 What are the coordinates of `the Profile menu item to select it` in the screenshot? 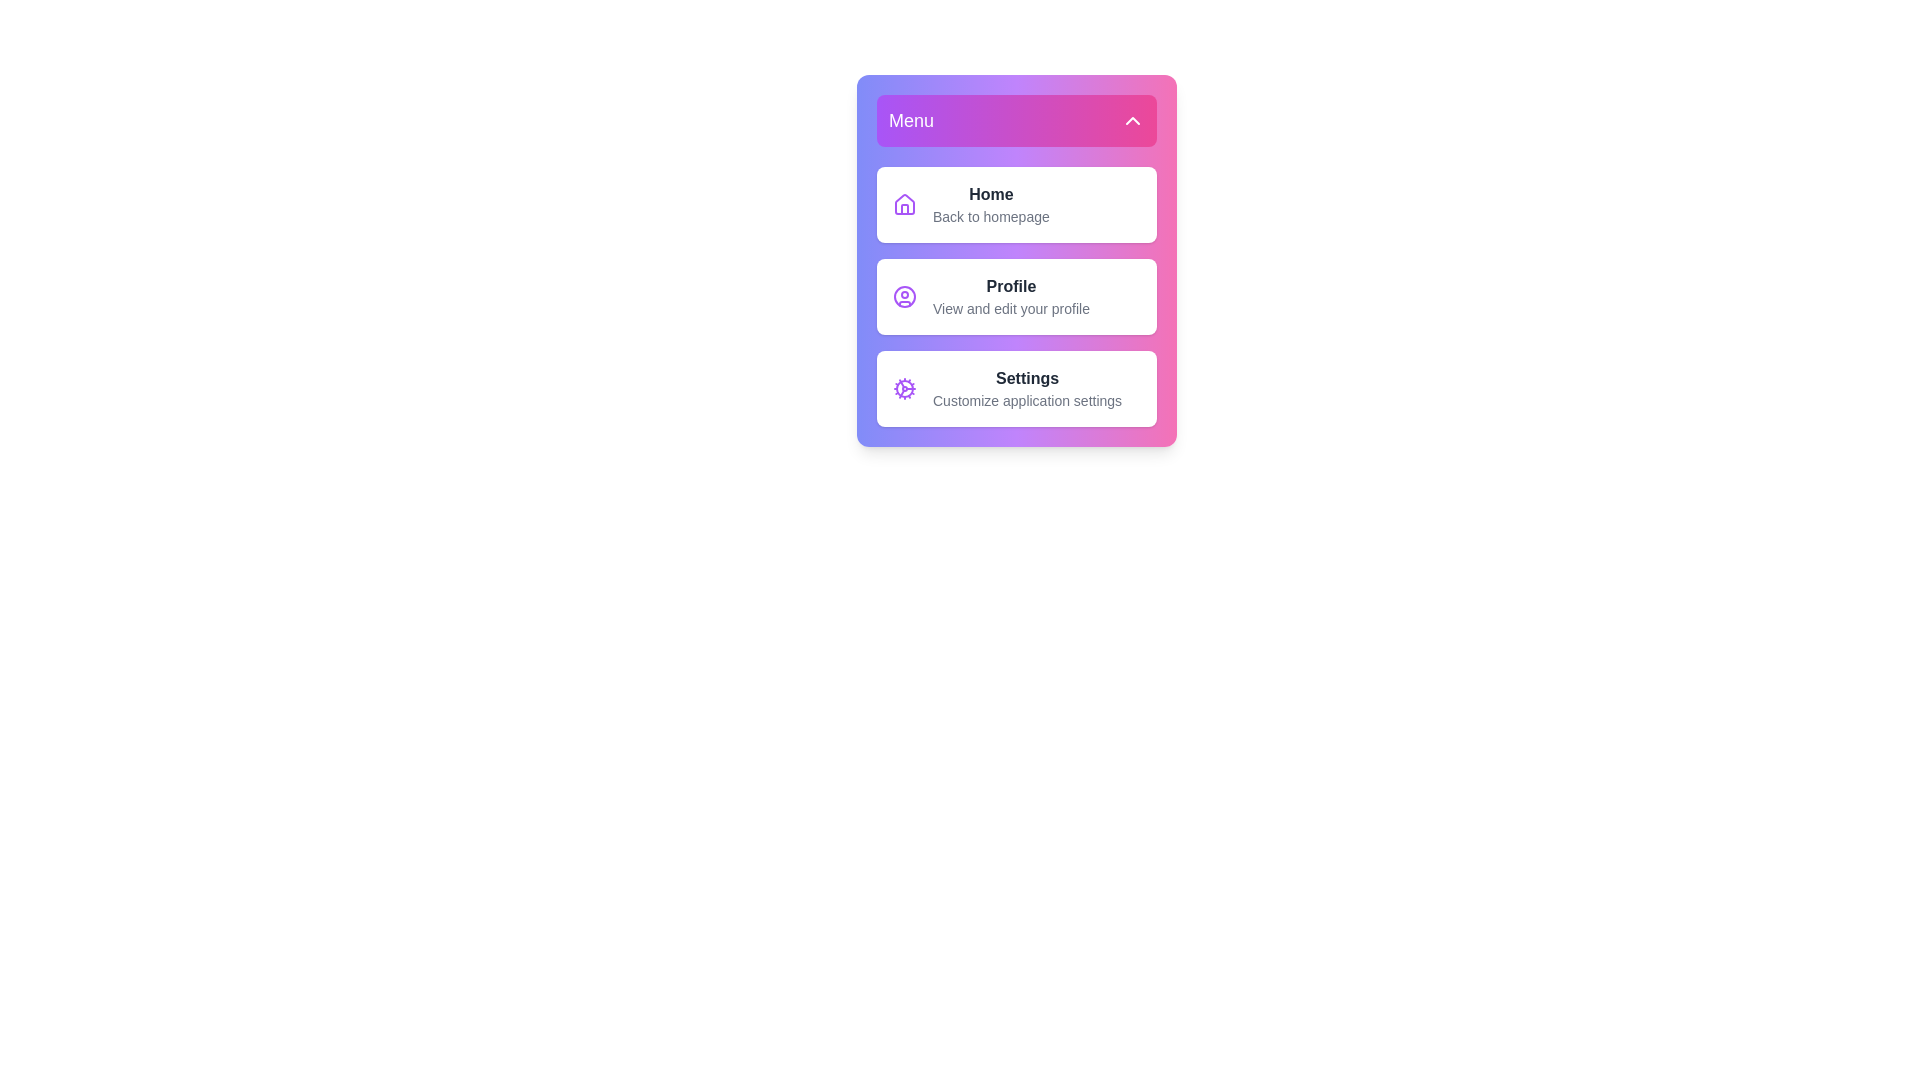 It's located at (1017, 297).